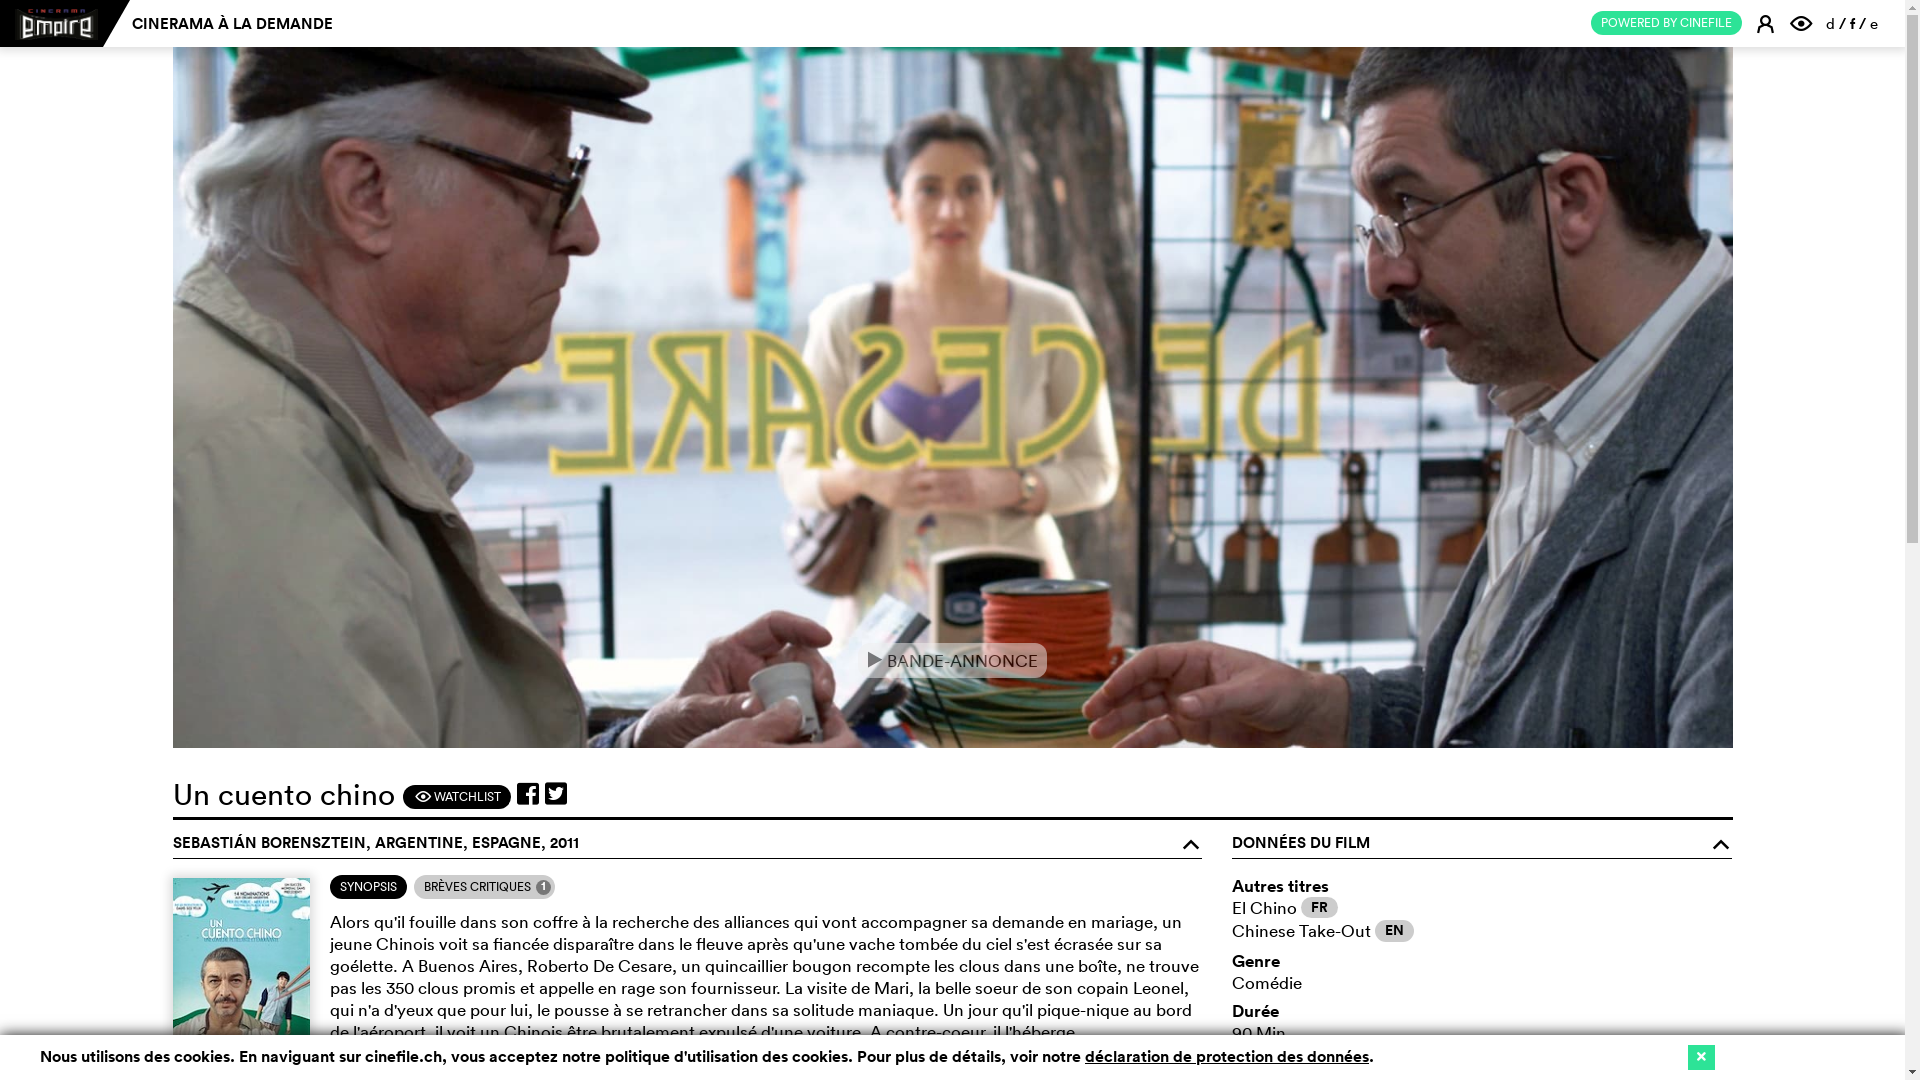  I want to click on 'Partager sur twitter', so click(555, 793).